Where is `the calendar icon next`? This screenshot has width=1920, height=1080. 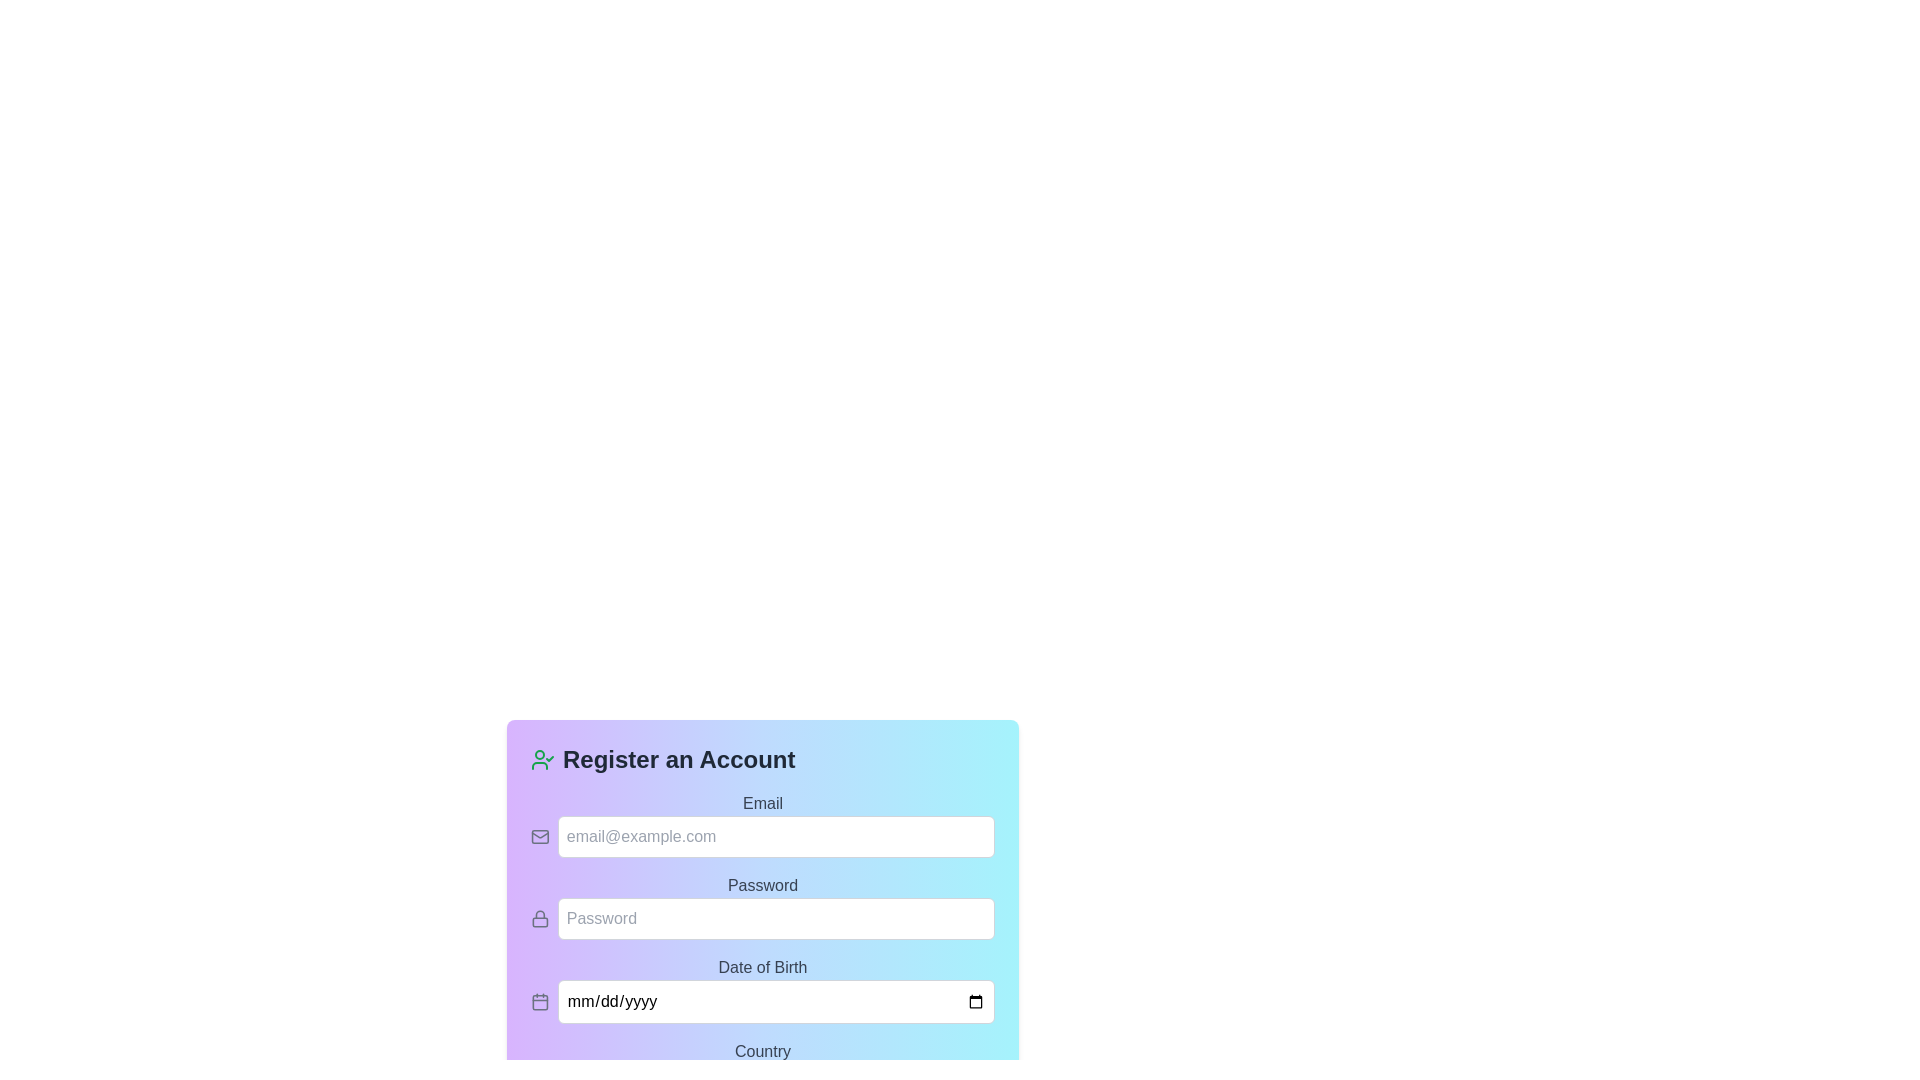
the calendar icon next is located at coordinates (762, 990).